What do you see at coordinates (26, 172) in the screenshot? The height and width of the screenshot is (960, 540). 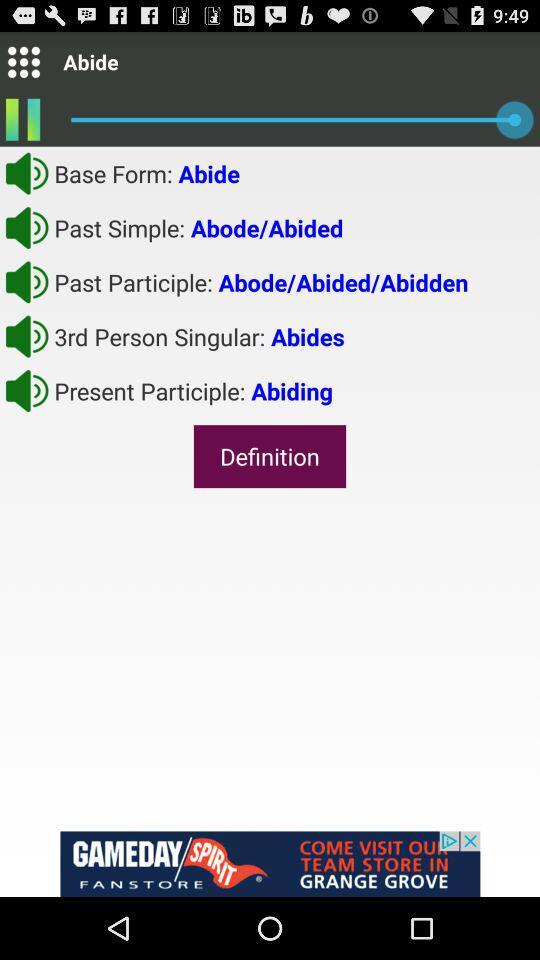 I see `button` at bounding box center [26, 172].